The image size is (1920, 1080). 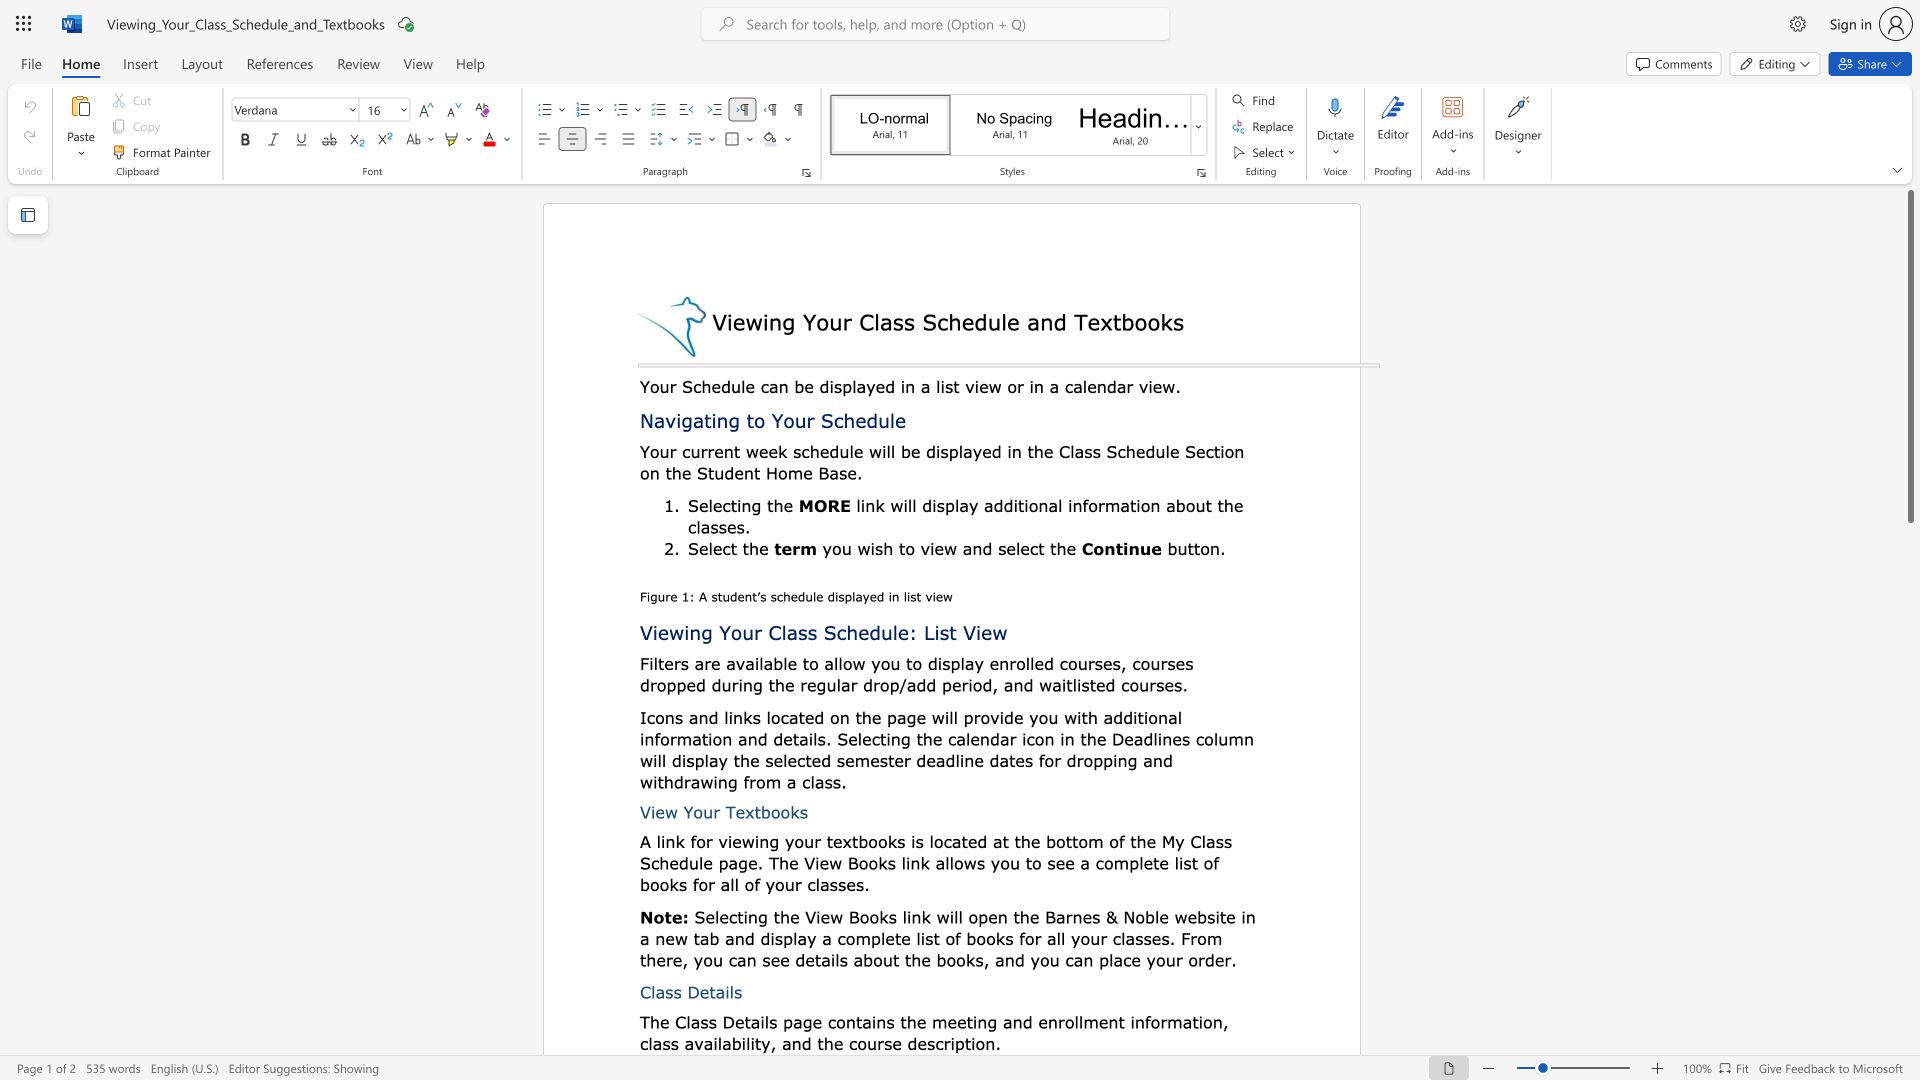 I want to click on the side scrollbar to bring the page down, so click(x=1909, y=670).